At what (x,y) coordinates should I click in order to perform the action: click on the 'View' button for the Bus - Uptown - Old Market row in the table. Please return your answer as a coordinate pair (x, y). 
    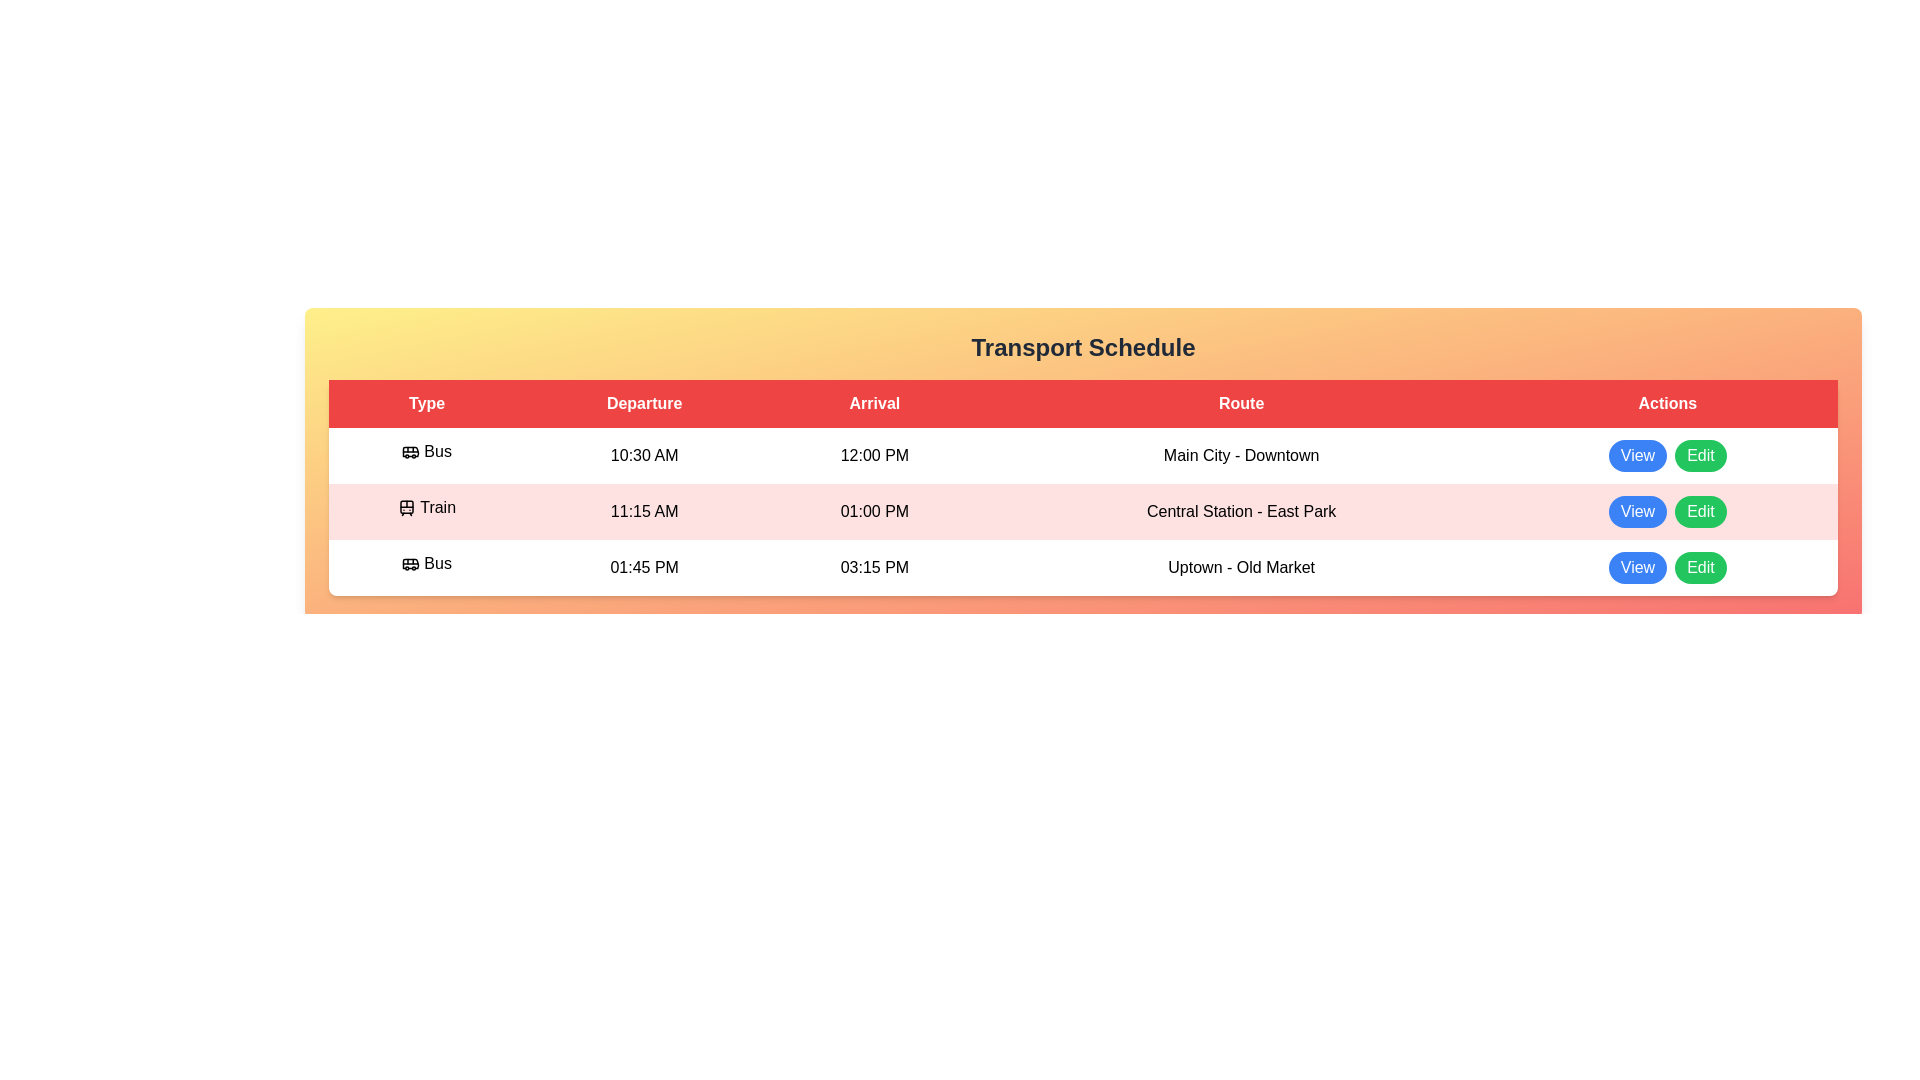
    Looking at the image, I should click on (1637, 567).